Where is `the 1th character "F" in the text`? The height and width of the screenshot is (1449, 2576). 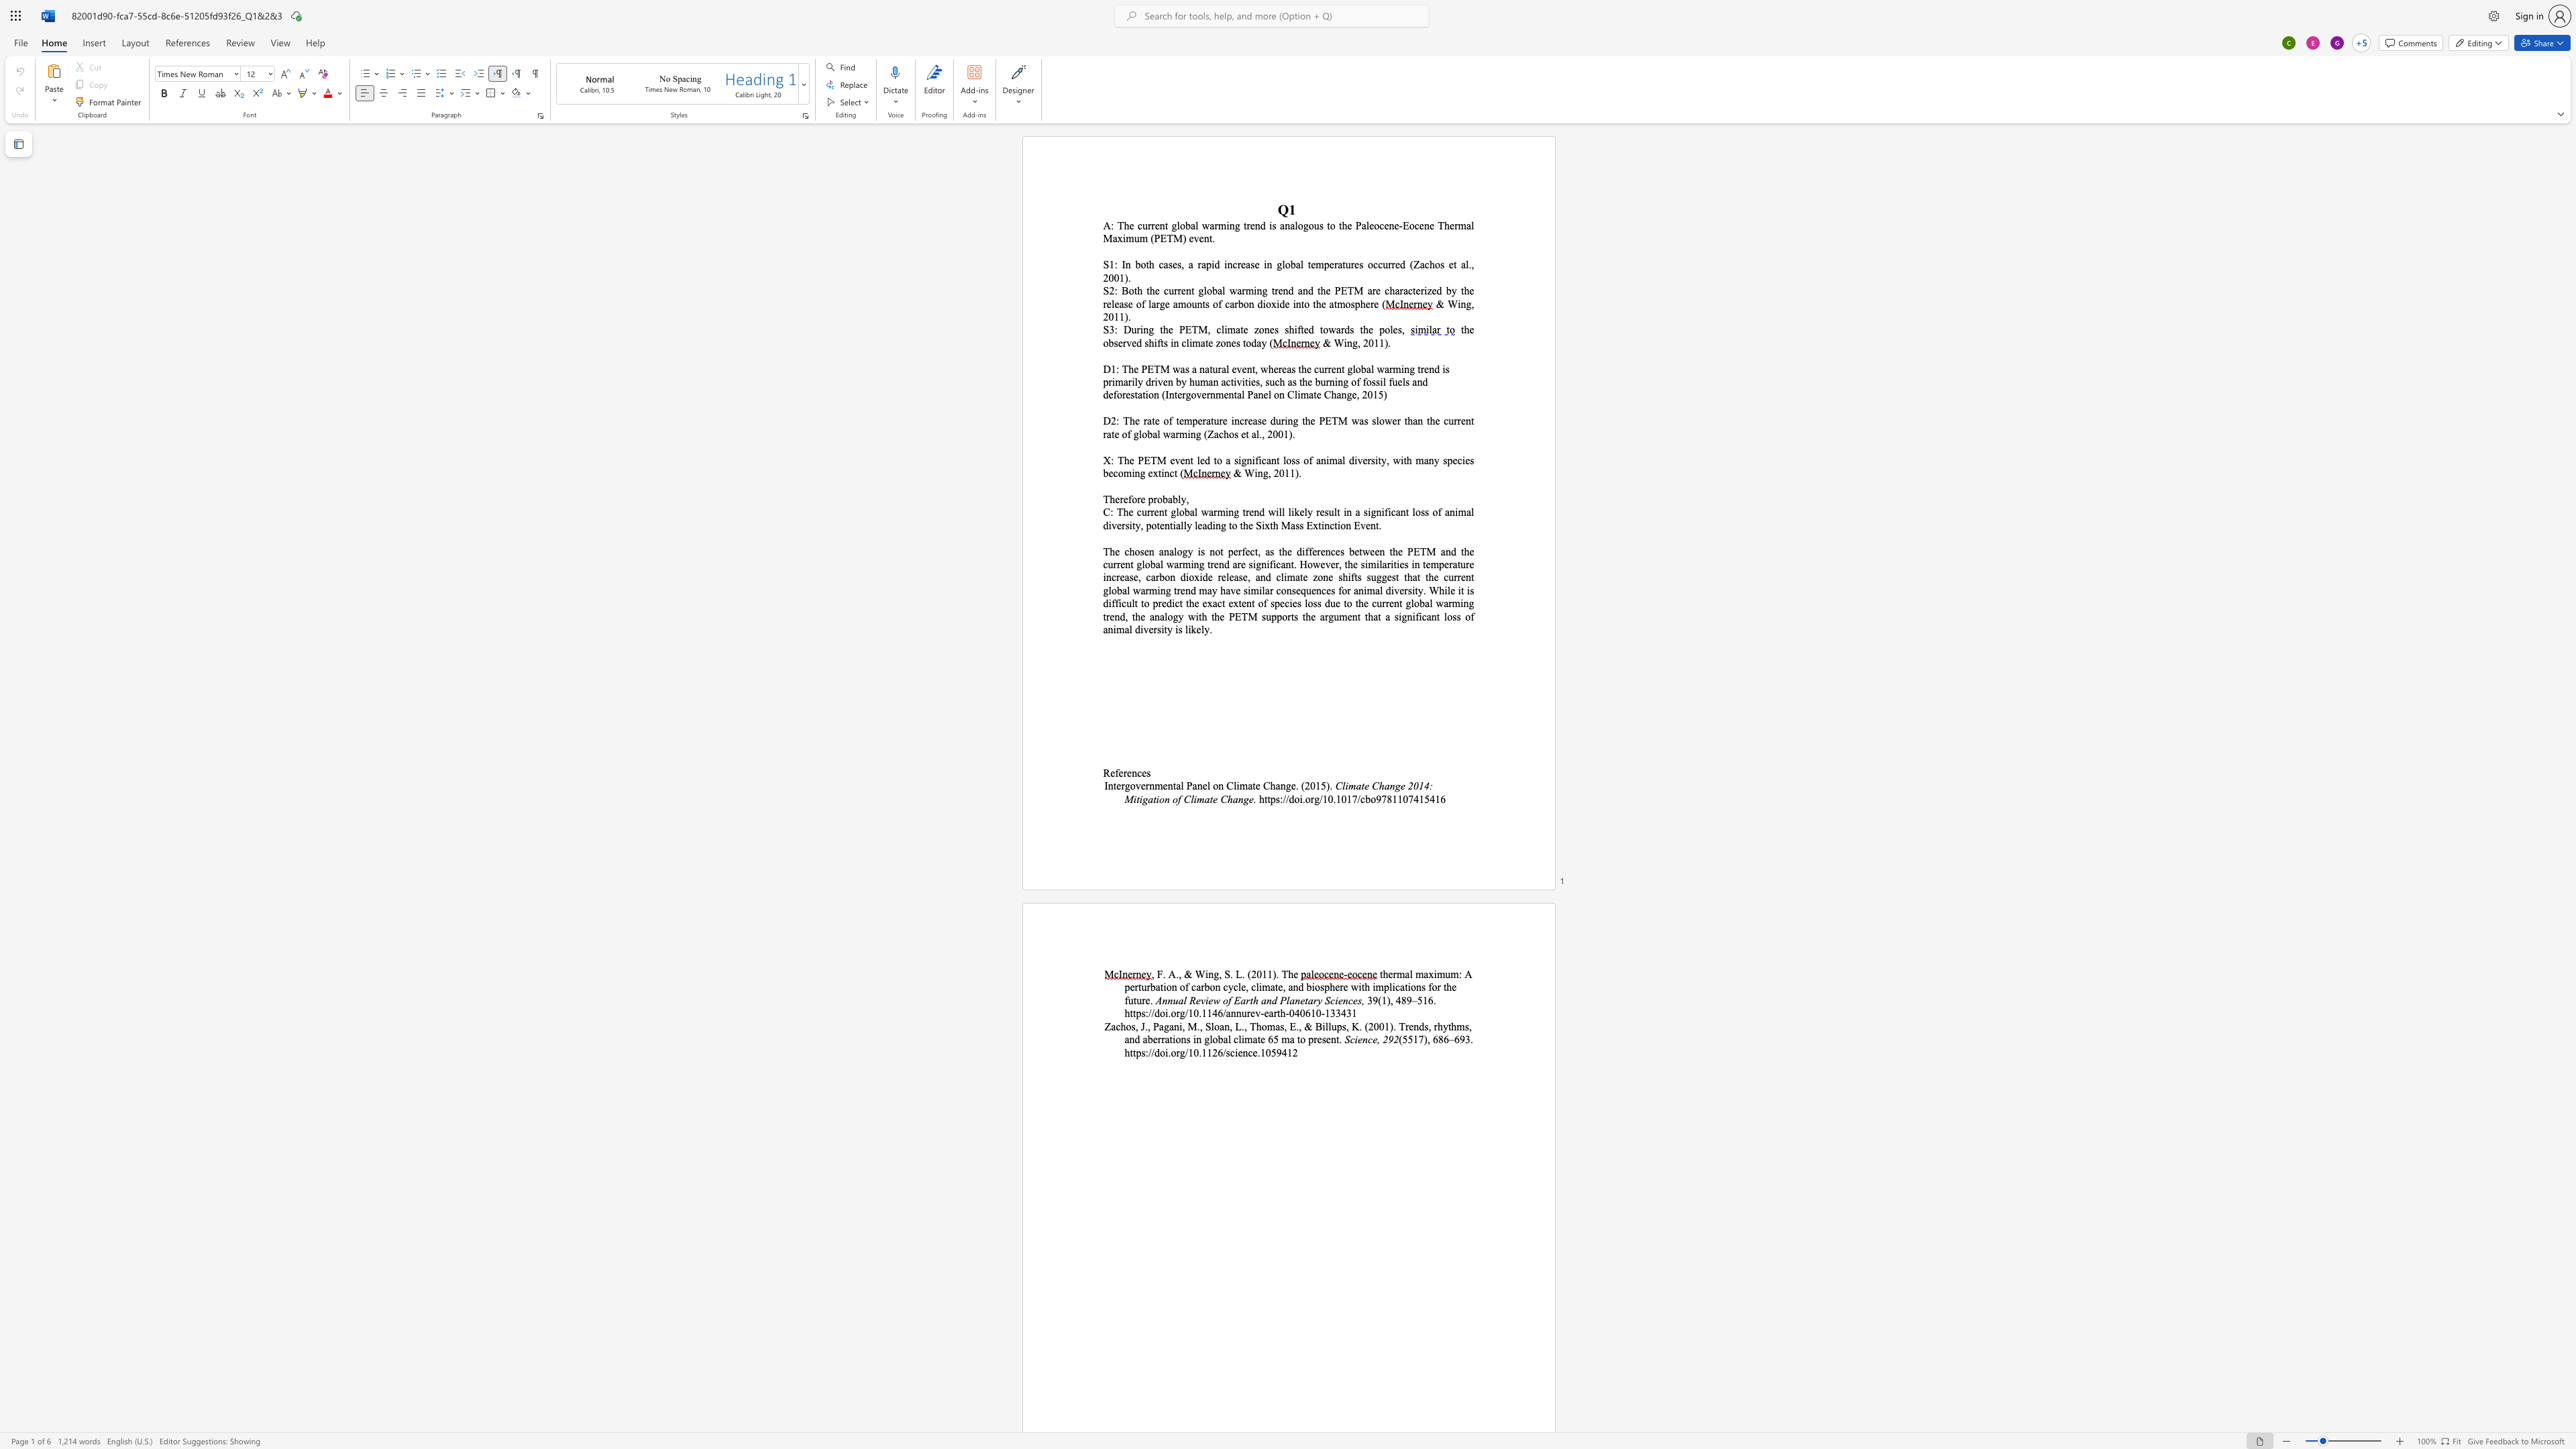 the 1th character "F" in the text is located at coordinates (1159, 974).